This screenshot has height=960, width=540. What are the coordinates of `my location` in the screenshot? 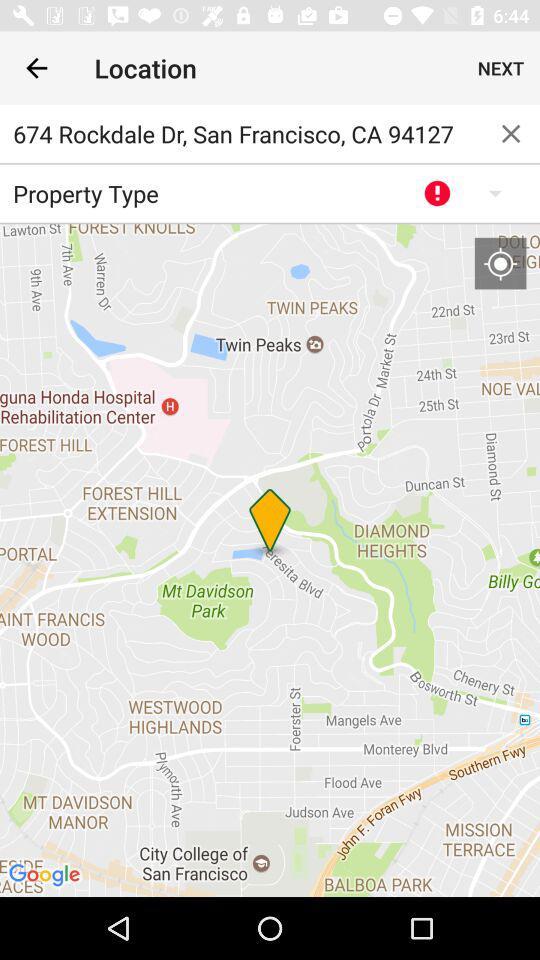 It's located at (499, 262).